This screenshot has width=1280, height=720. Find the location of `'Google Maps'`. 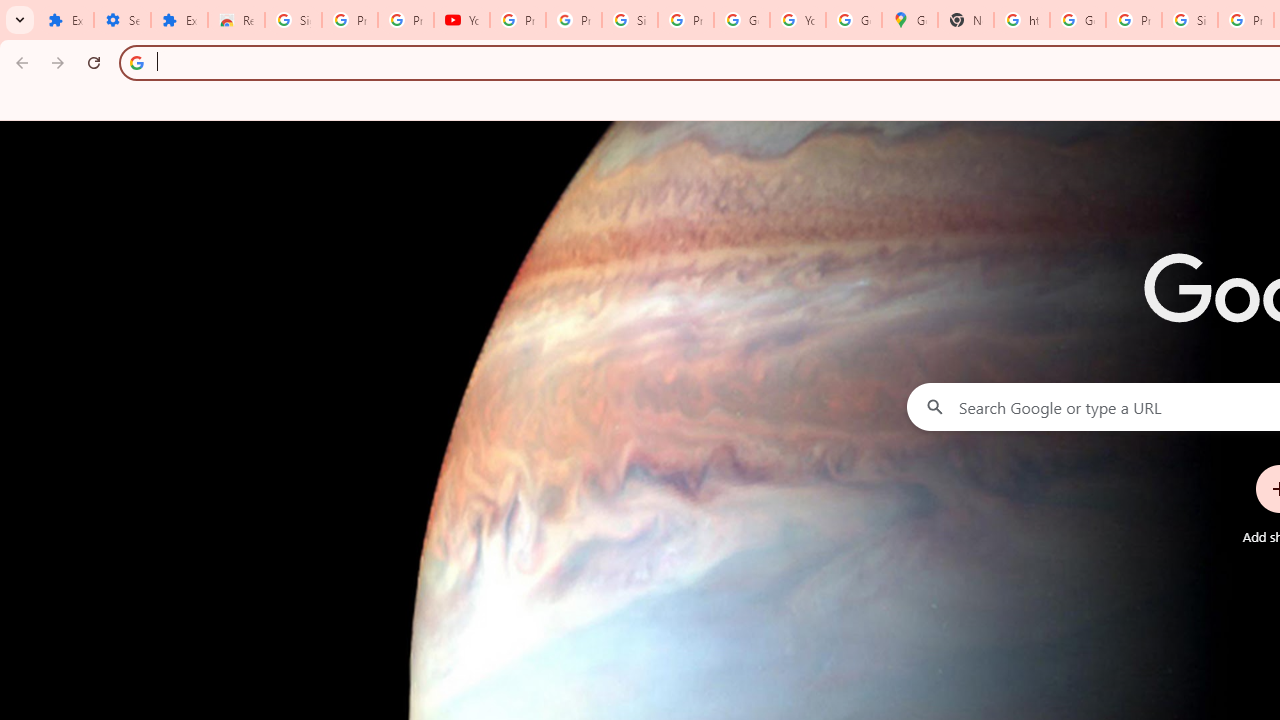

'Google Maps' is located at coordinates (909, 20).